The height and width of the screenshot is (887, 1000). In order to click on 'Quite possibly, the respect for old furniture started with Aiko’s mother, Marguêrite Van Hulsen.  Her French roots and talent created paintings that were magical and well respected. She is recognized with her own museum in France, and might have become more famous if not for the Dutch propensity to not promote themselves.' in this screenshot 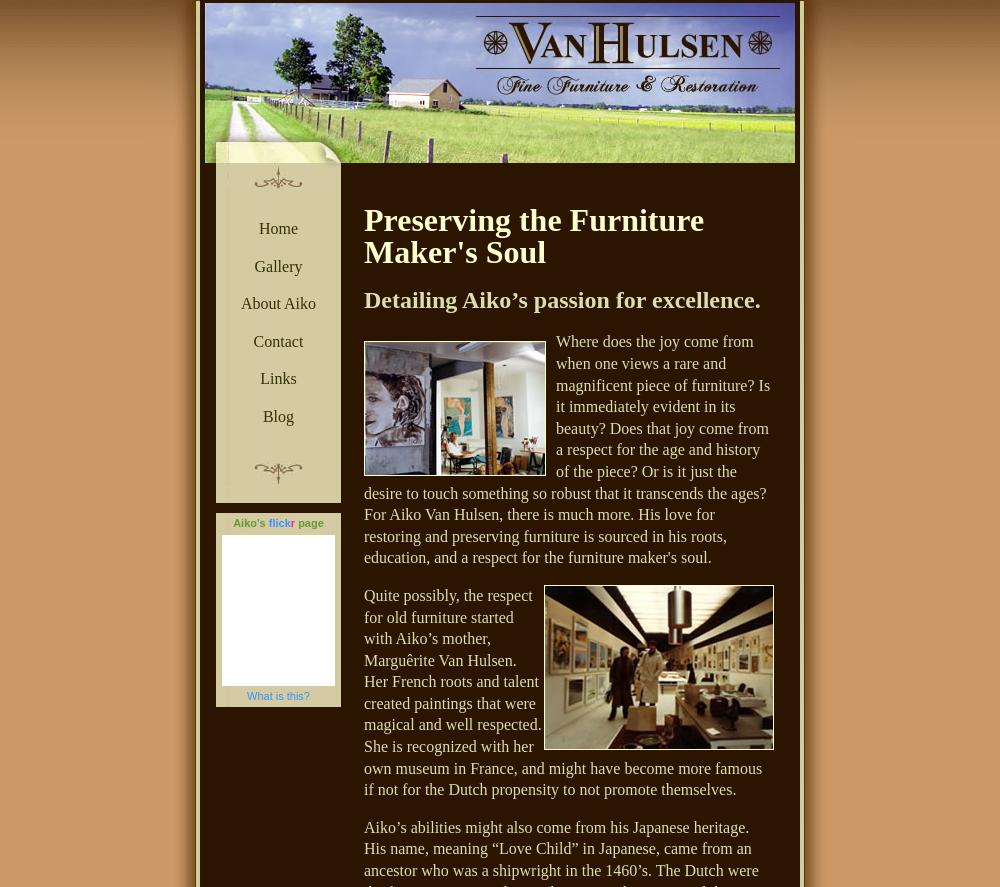, I will do `click(562, 692)`.